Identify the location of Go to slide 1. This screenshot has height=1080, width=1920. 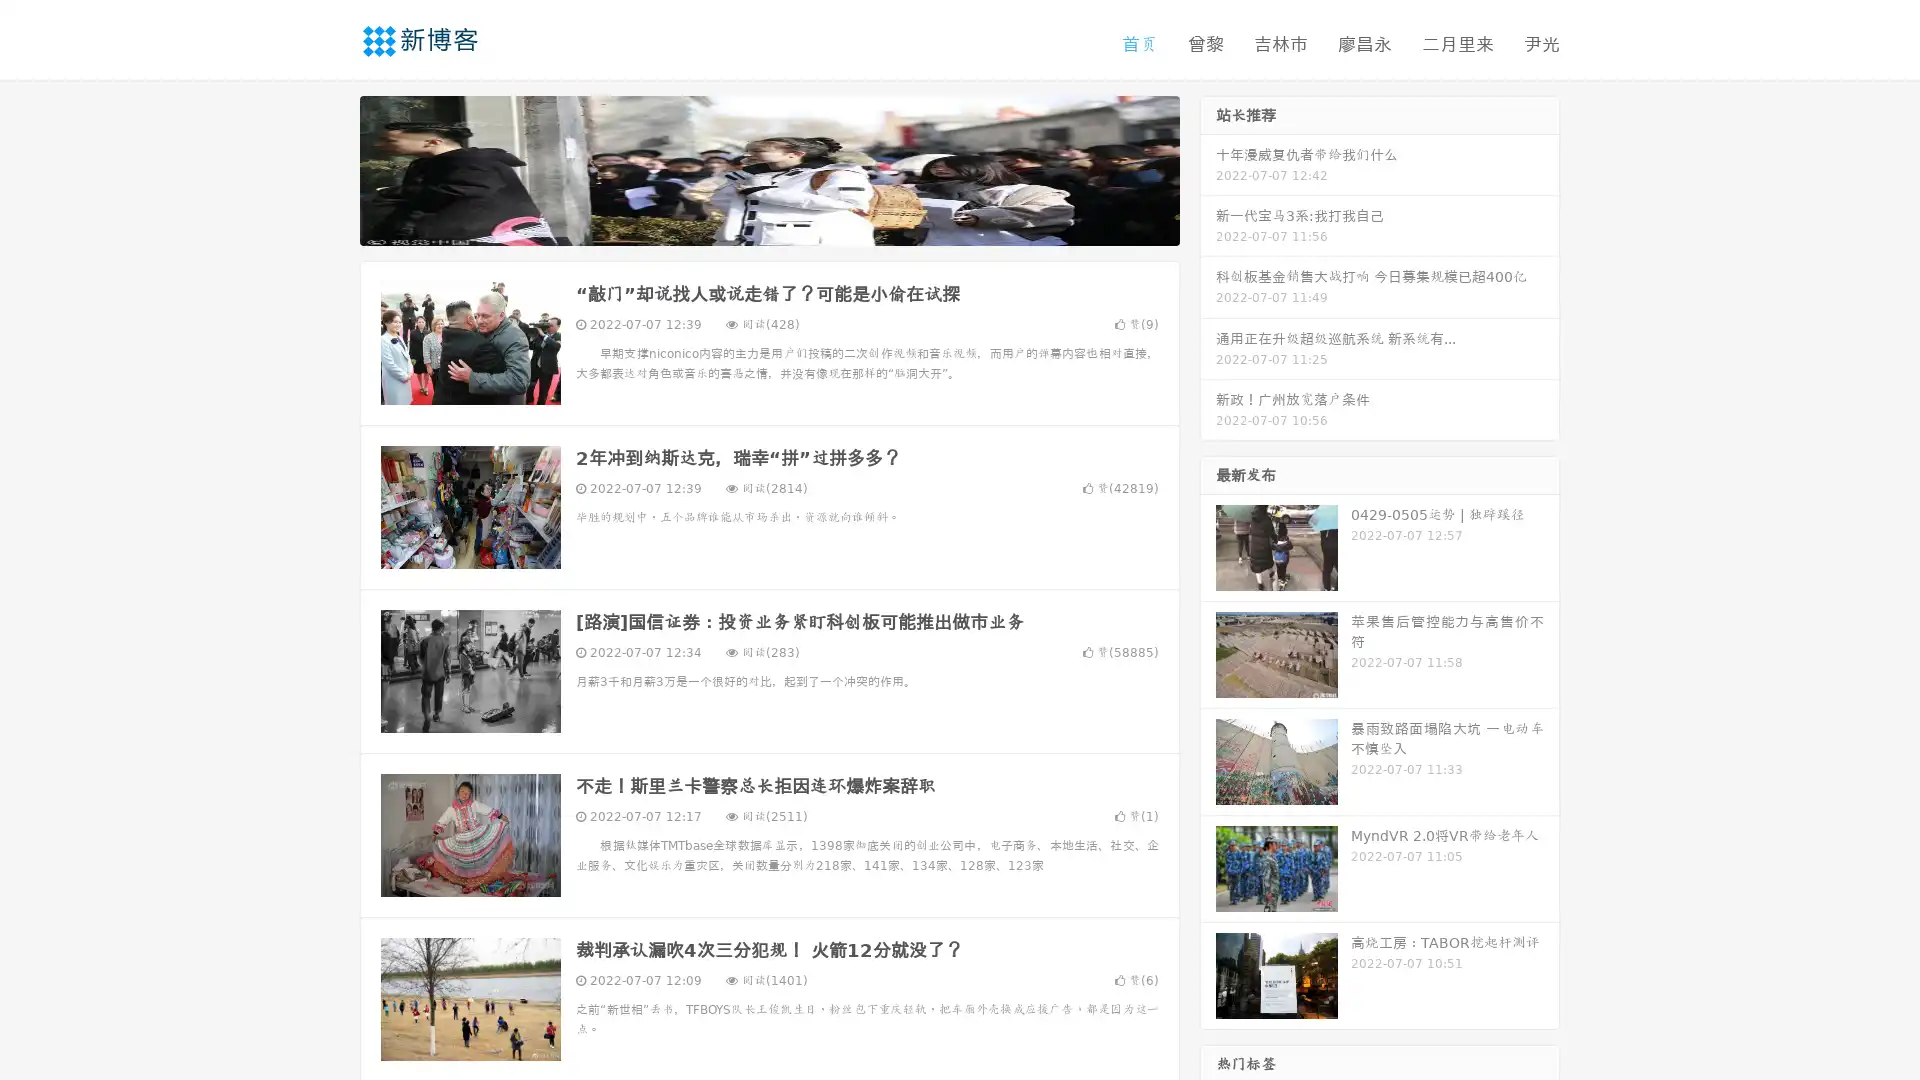
(748, 225).